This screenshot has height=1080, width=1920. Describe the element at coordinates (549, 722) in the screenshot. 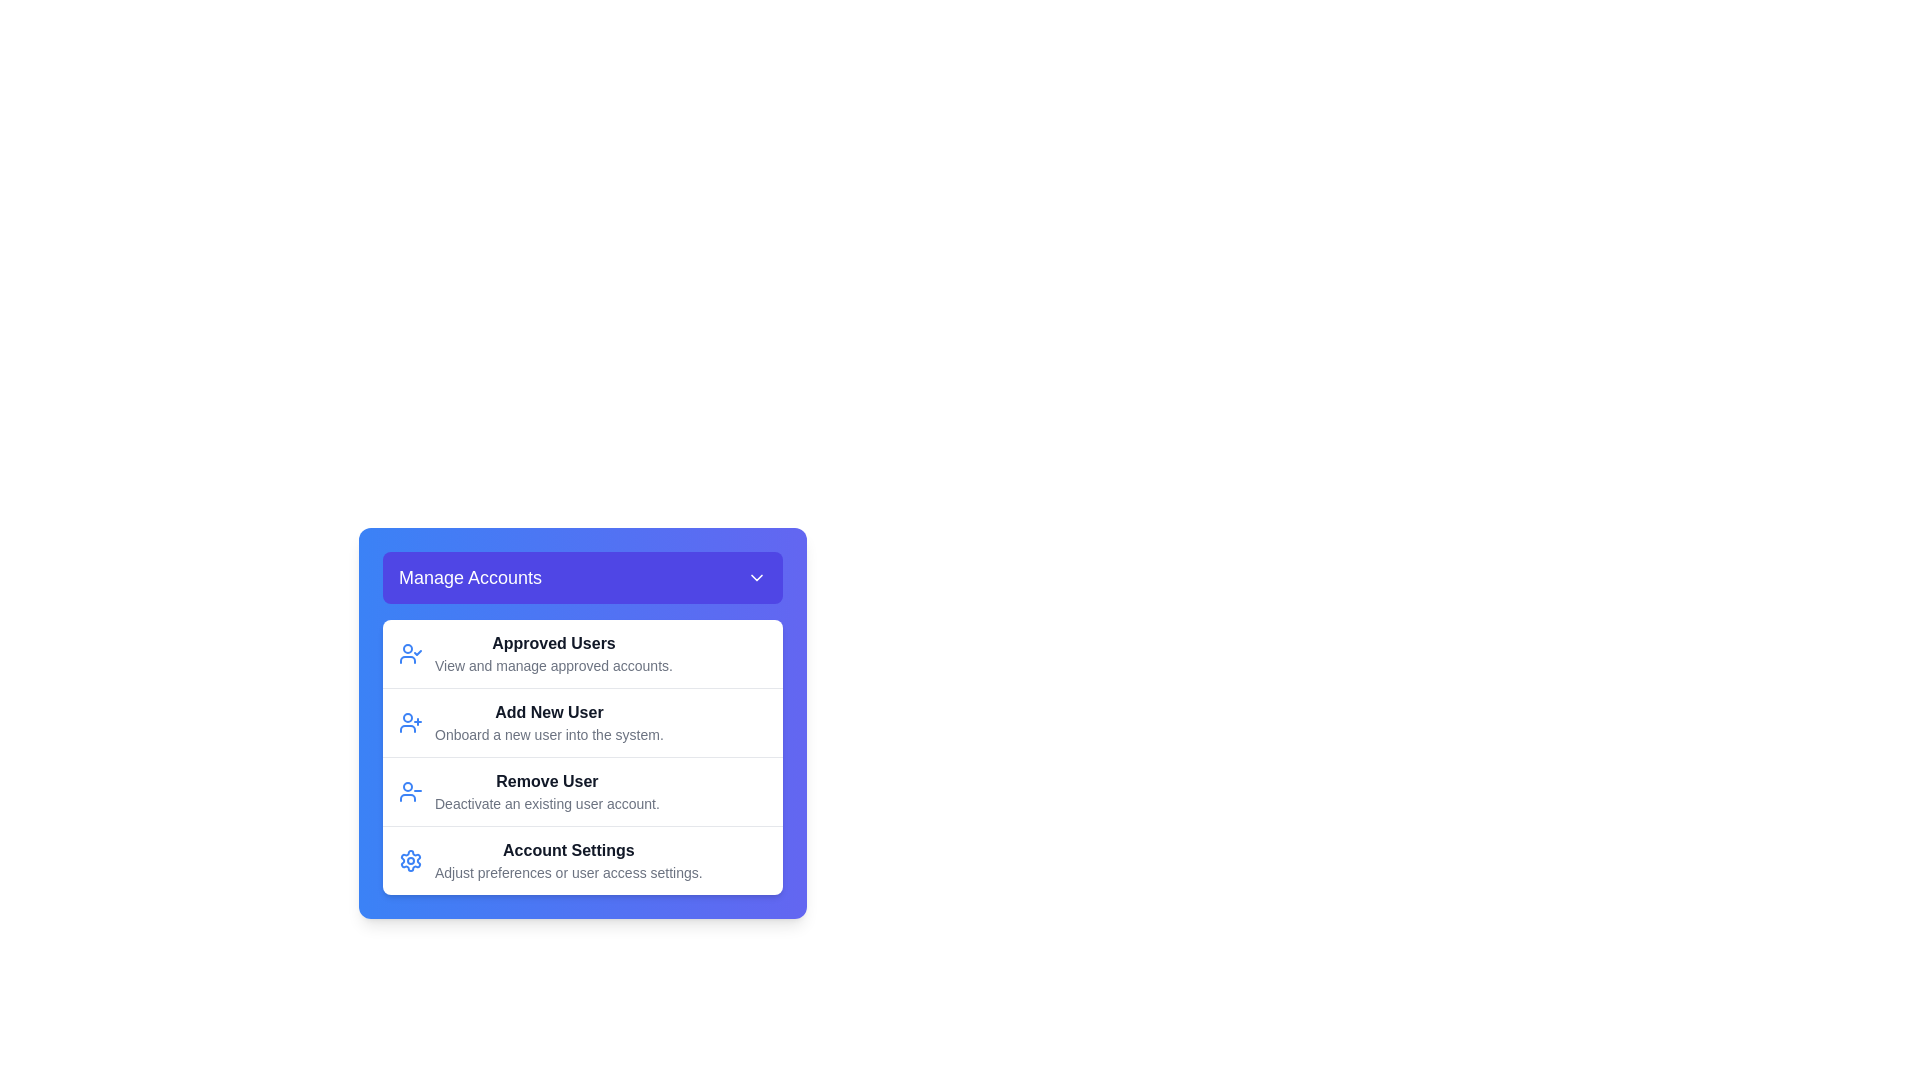

I see `to select the 'Add New User' option in the Manage Accounts menu, which is the second item below 'Approved Users'` at that location.